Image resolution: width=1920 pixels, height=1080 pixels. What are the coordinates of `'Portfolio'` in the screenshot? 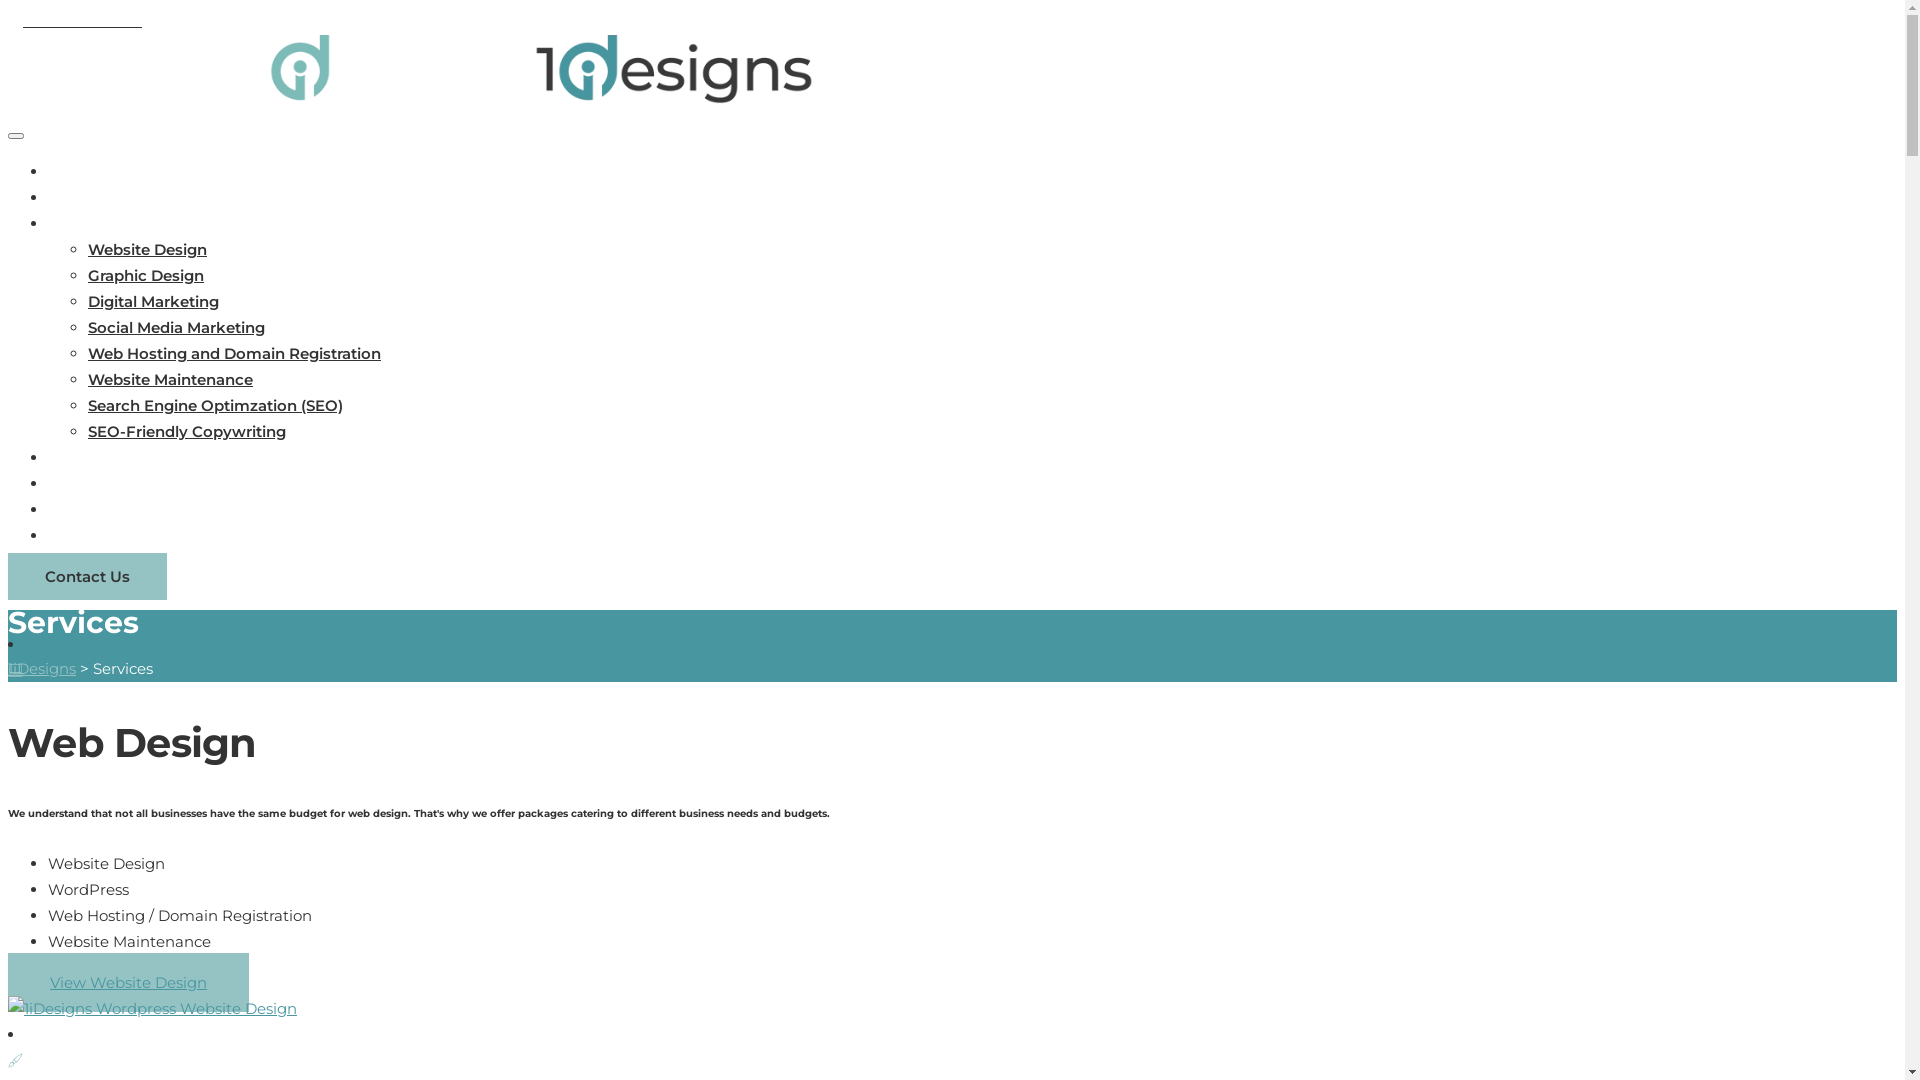 It's located at (80, 457).